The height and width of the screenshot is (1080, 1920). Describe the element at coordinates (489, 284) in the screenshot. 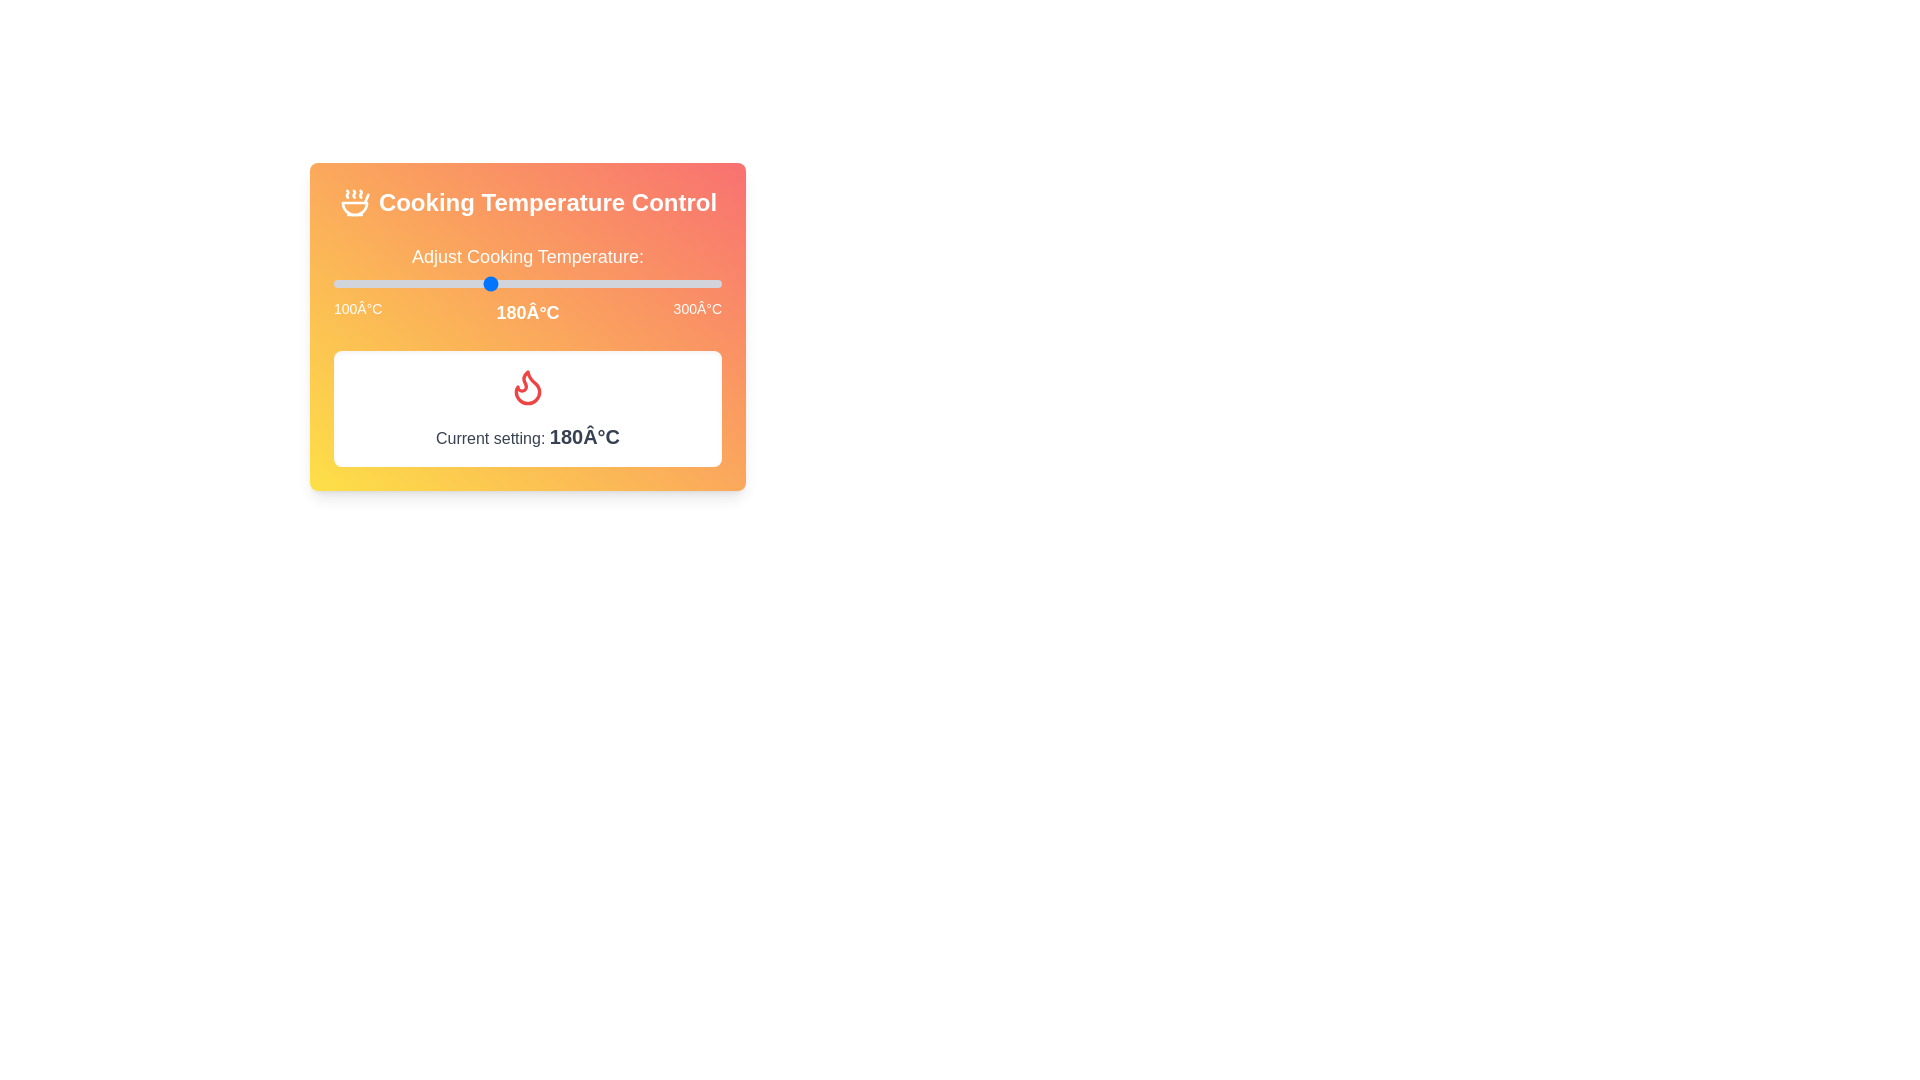

I see `the cooking temperature to 180°C by interacting with the slider` at that location.